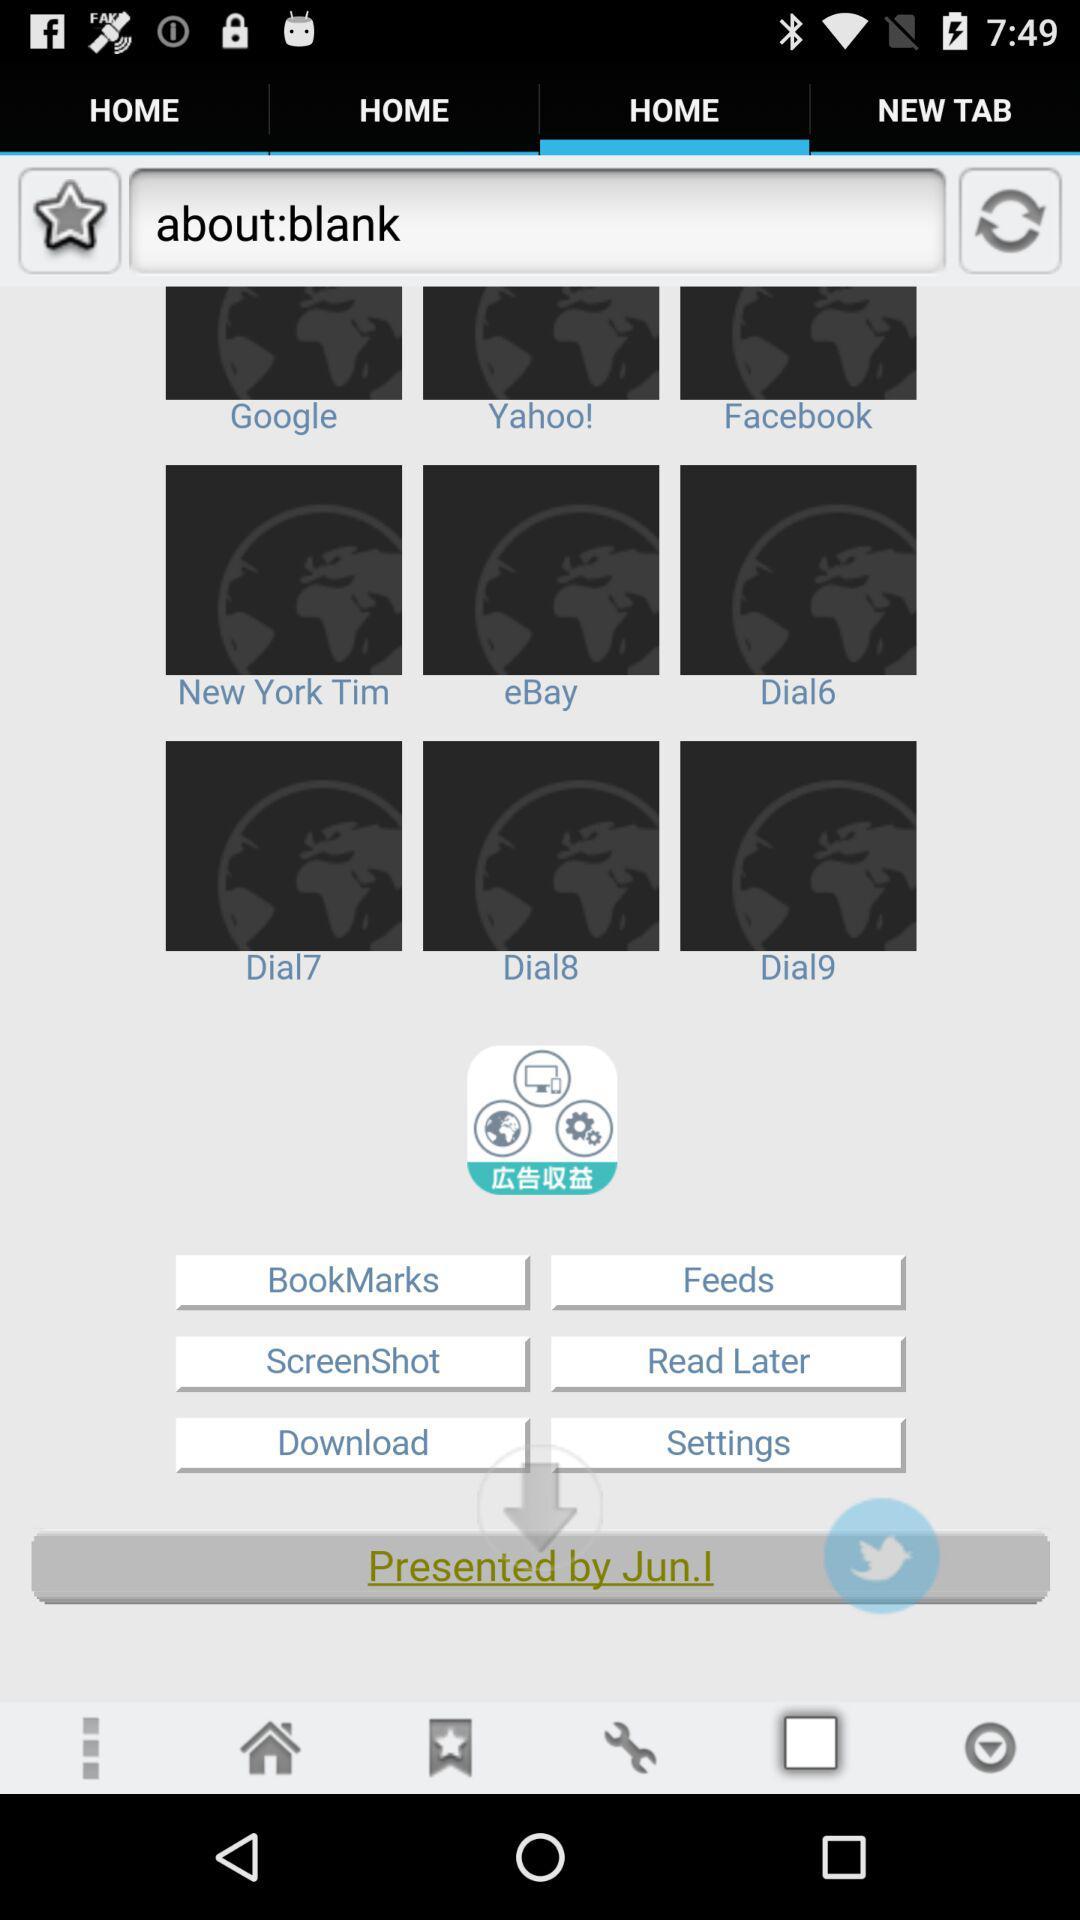  What do you see at coordinates (540, 1613) in the screenshot?
I see `the arrow_downward icon` at bounding box center [540, 1613].